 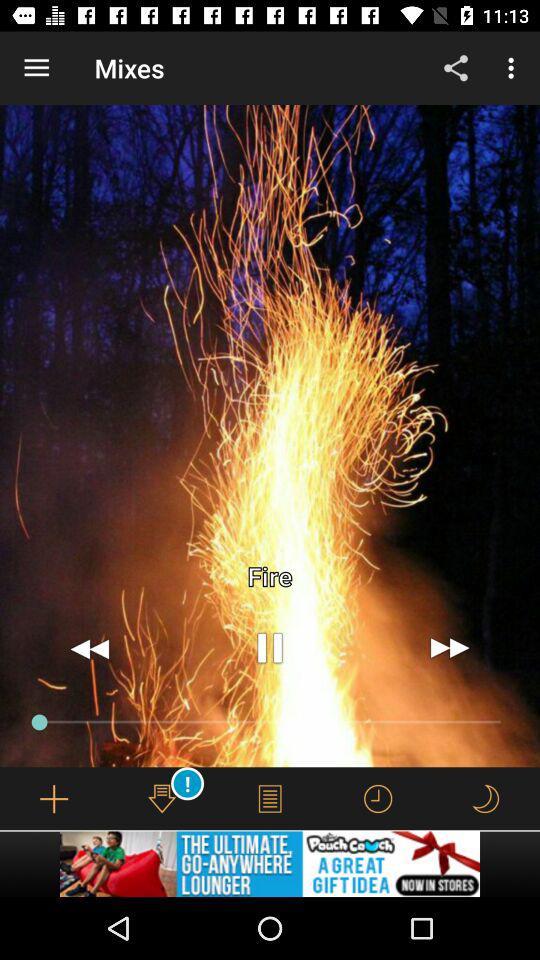 I want to click on next mix, so click(x=449, y=647).